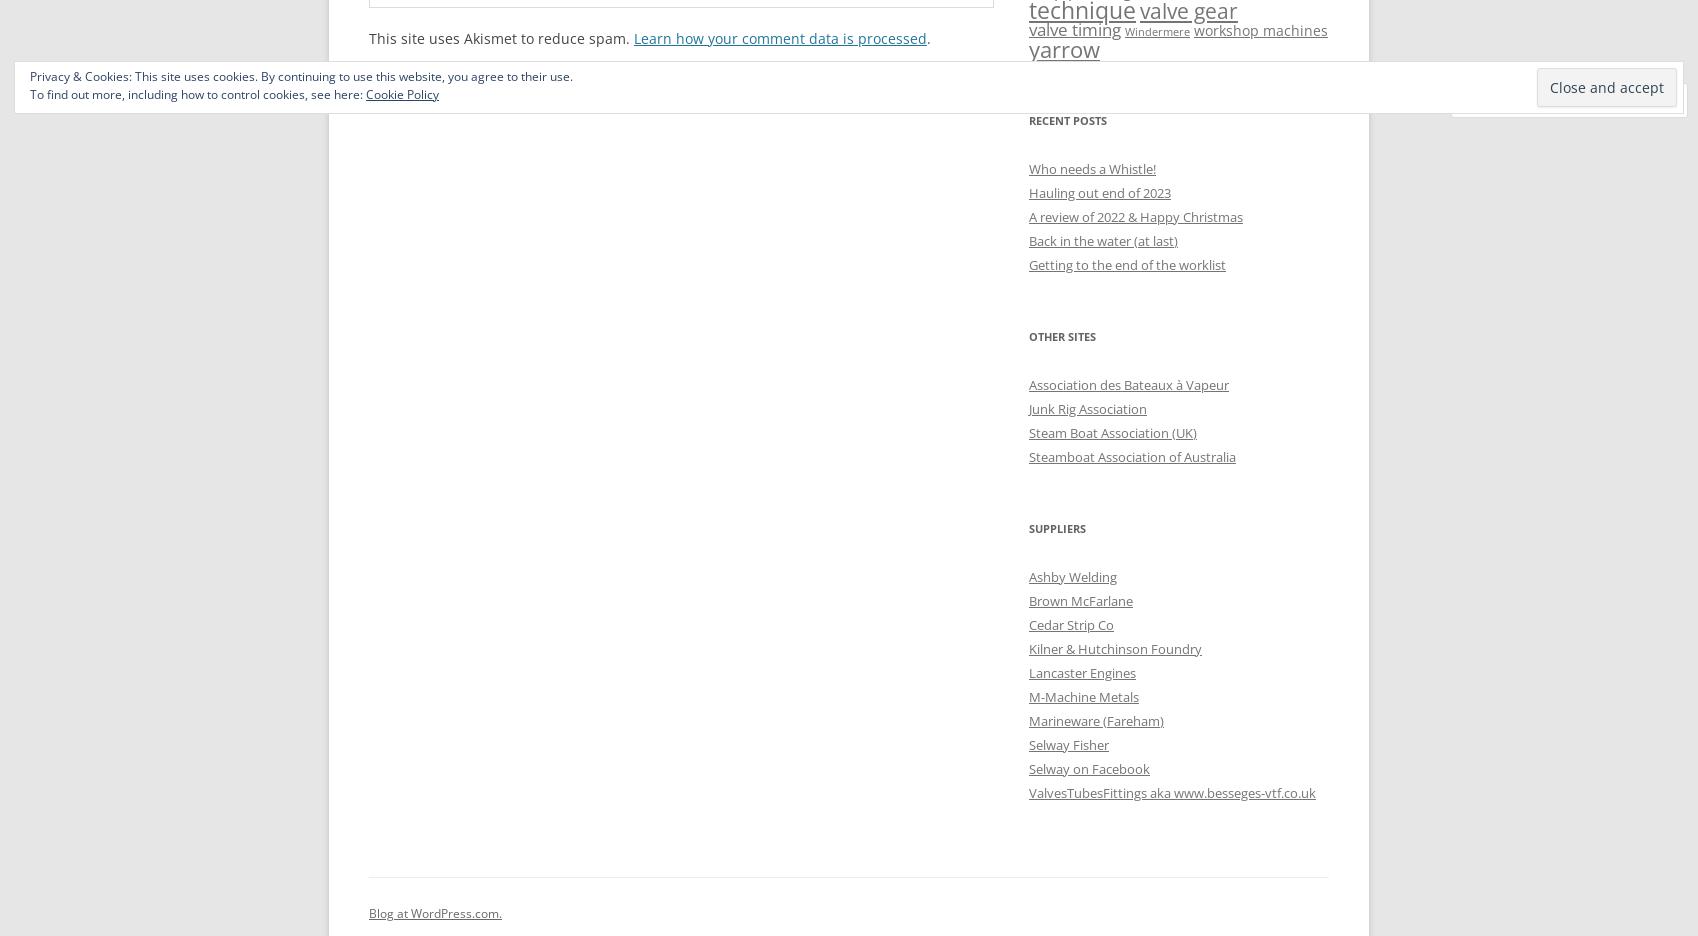 Image resolution: width=1698 pixels, height=936 pixels. Describe the element at coordinates (1028, 167) in the screenshot. I see `'Who needs a Whistle!'` at that location.